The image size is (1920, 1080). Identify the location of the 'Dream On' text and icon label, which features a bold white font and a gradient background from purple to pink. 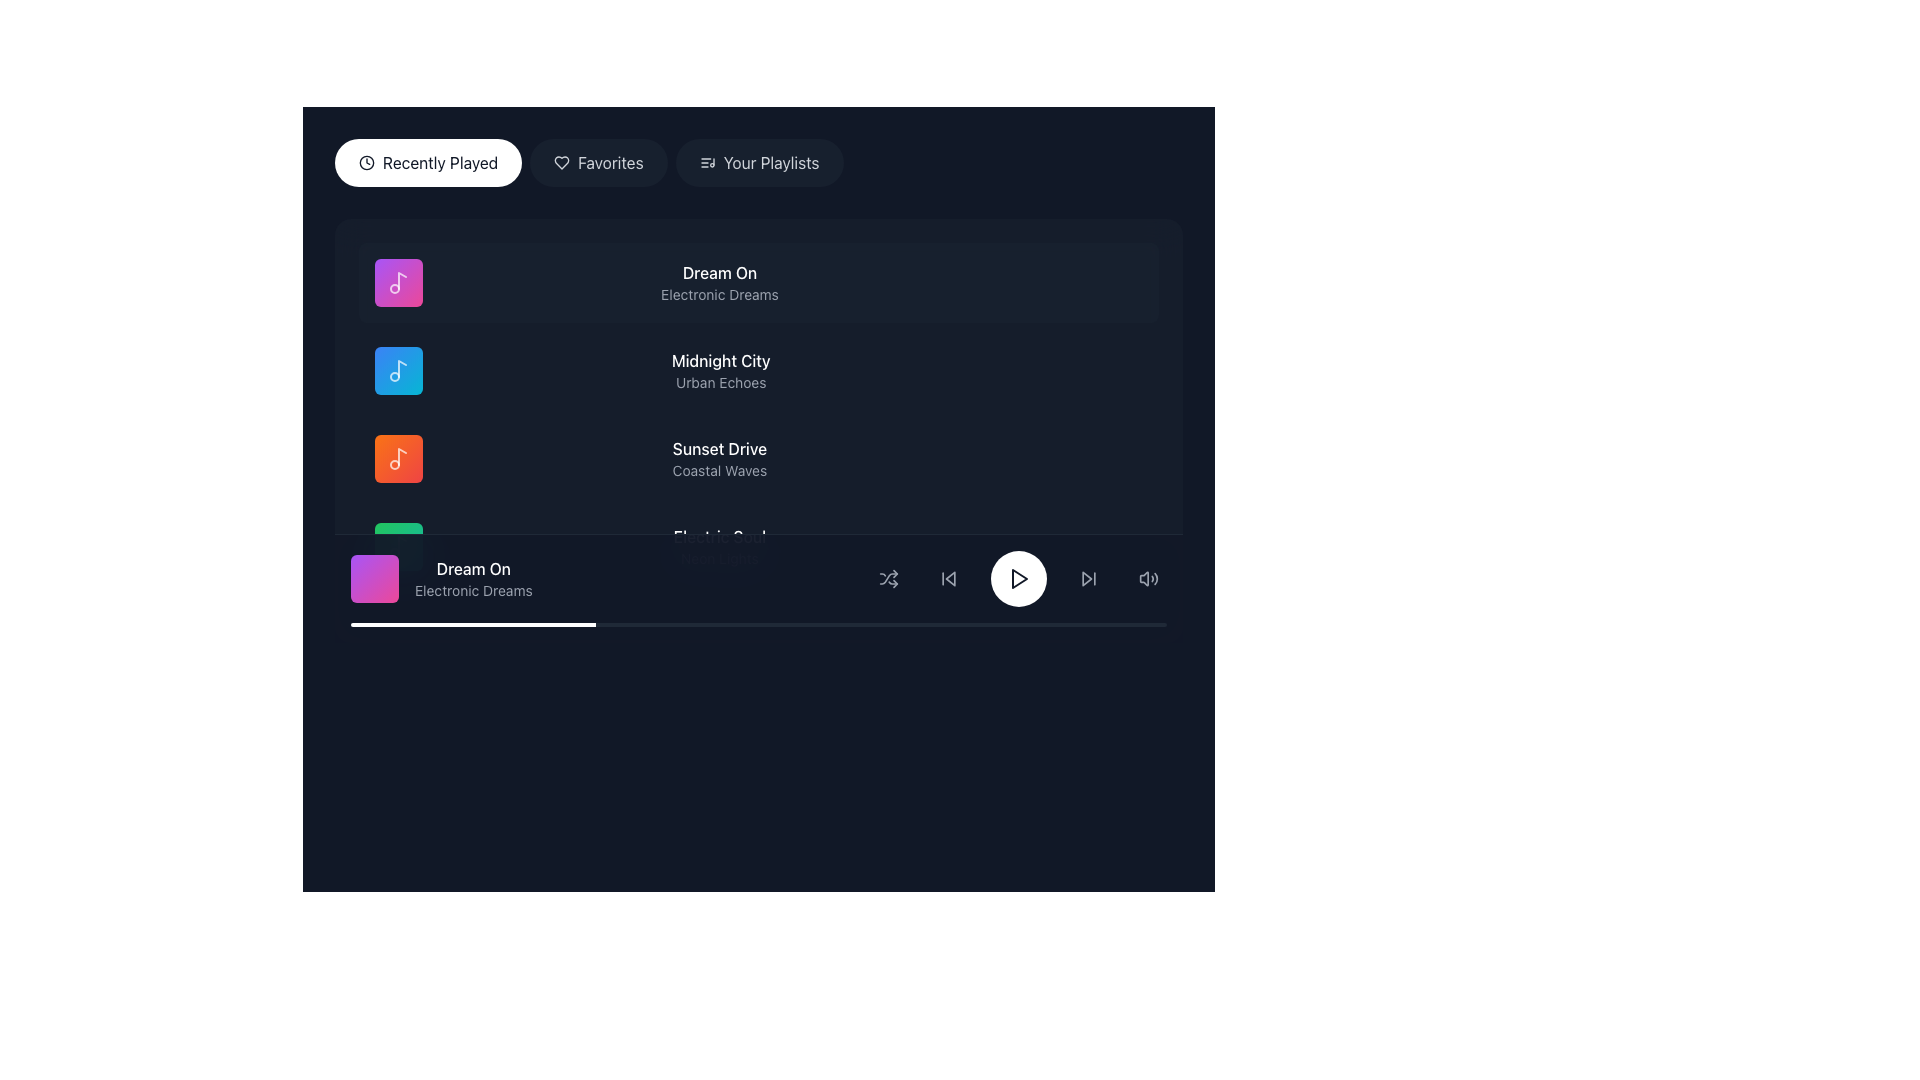
(440, 578).